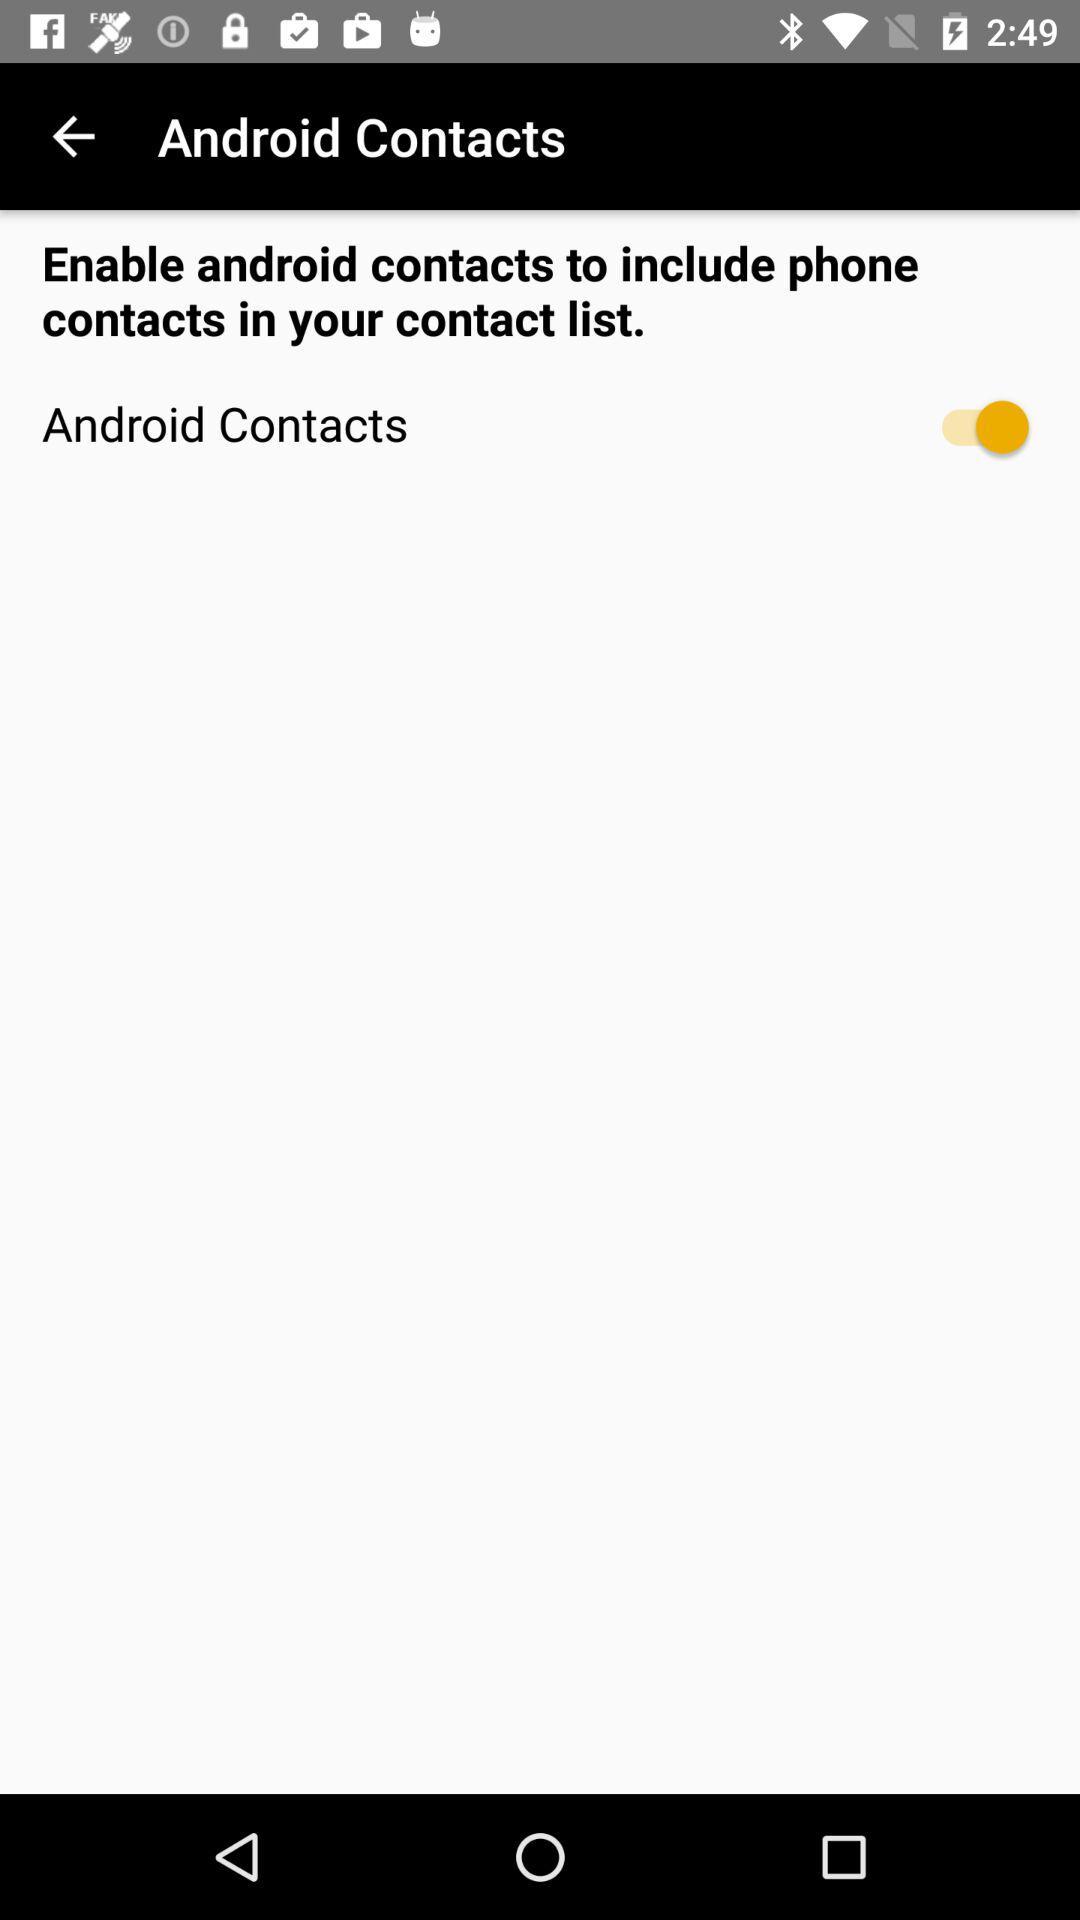 The image size is (1080, 1920). Describe the element at coordinates (974, 426) in the screenshot. I see `item below enable android contacts` at that location.